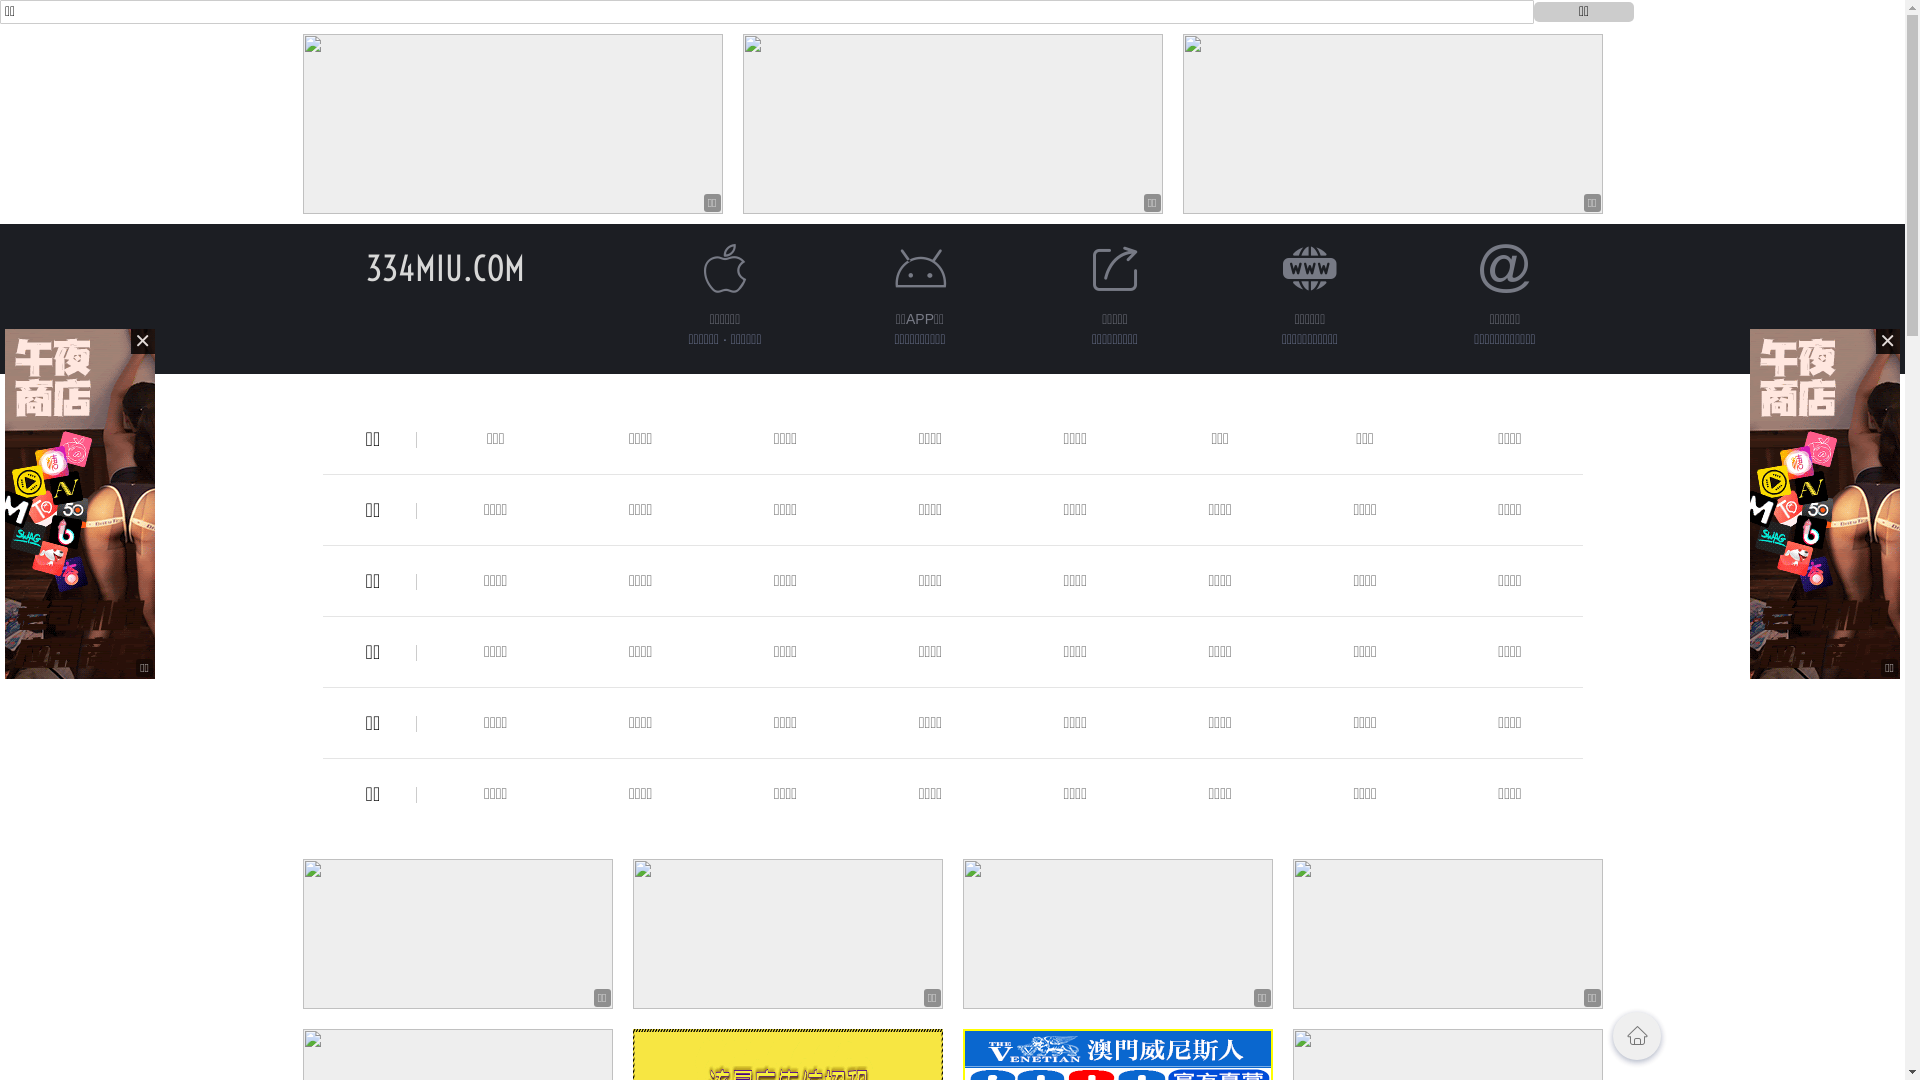  I want to click on '334MIU.COM', so click(365, 267).